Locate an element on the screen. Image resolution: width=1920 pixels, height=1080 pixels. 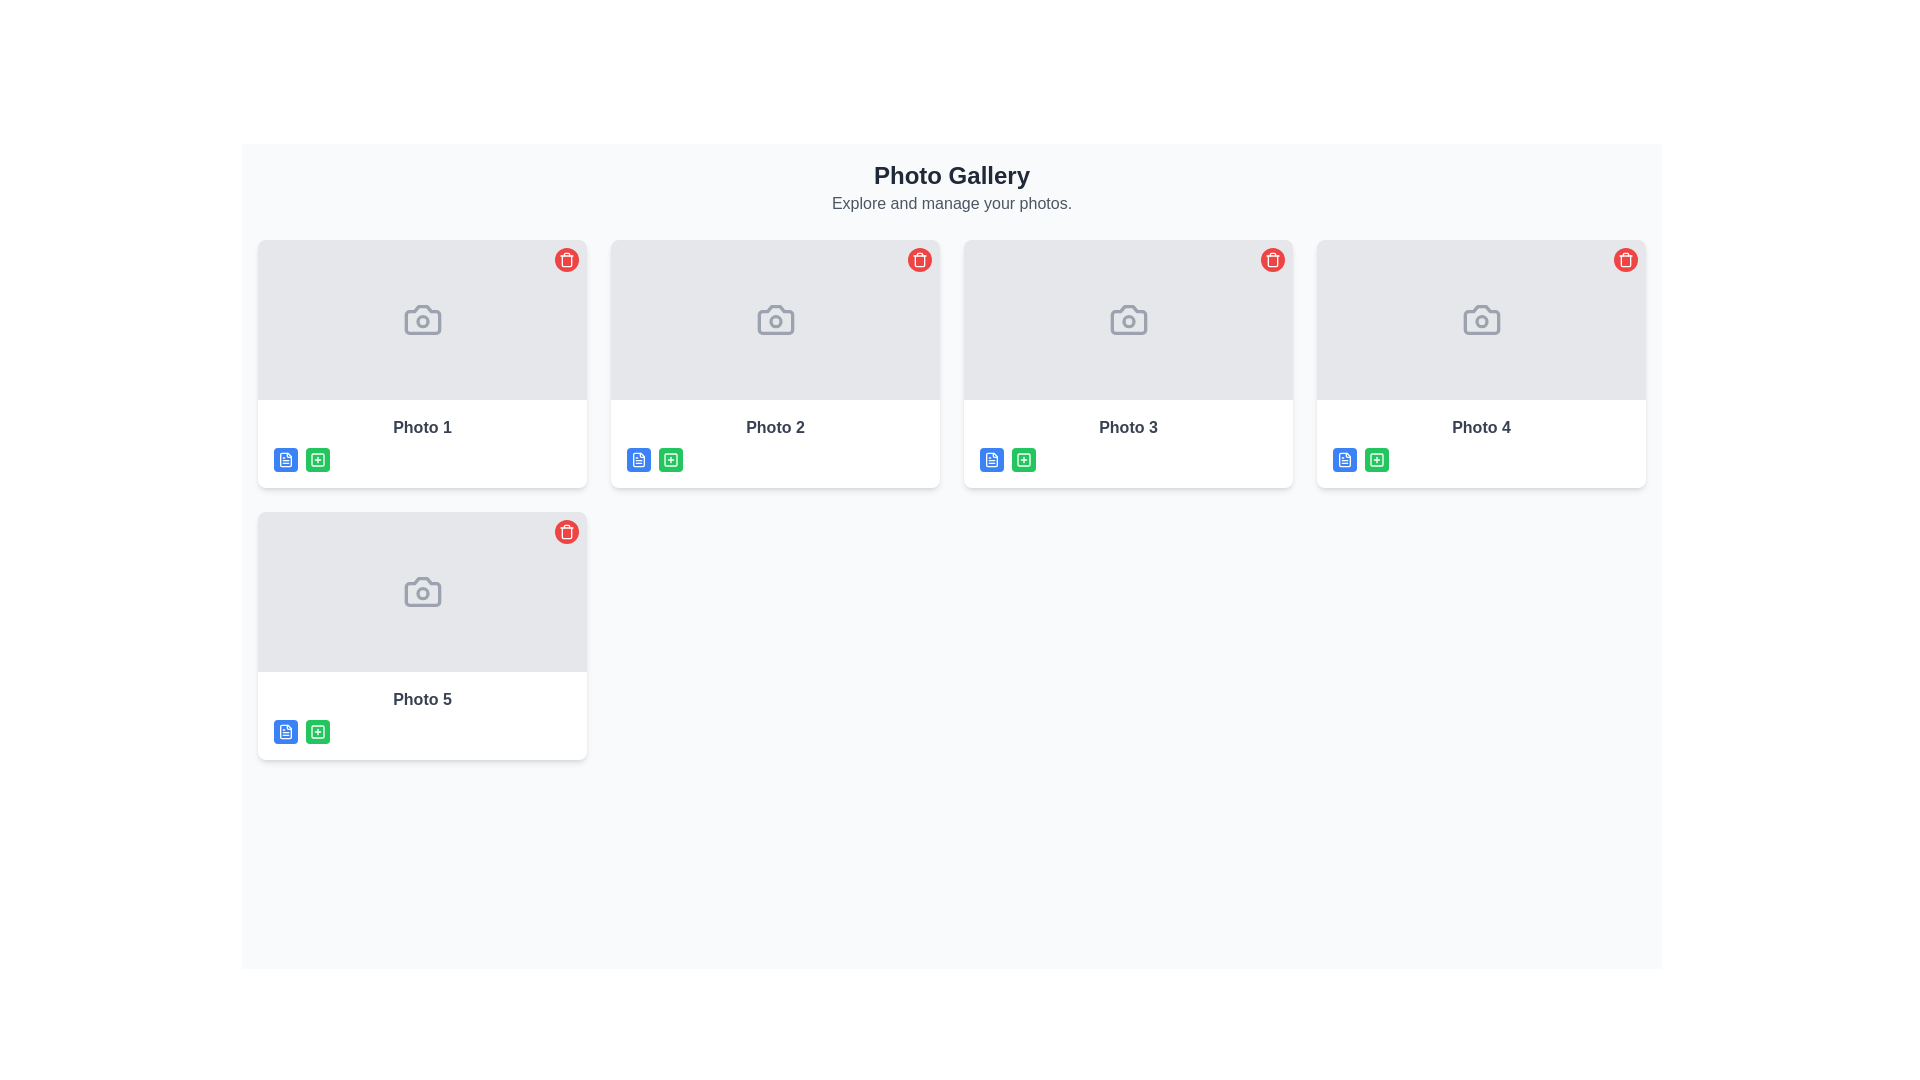
the small blue button with a document icon located at the bottom-left corner of the 'Photo 2' card to potentially display a tooltip is located at coordinates (637, 459).